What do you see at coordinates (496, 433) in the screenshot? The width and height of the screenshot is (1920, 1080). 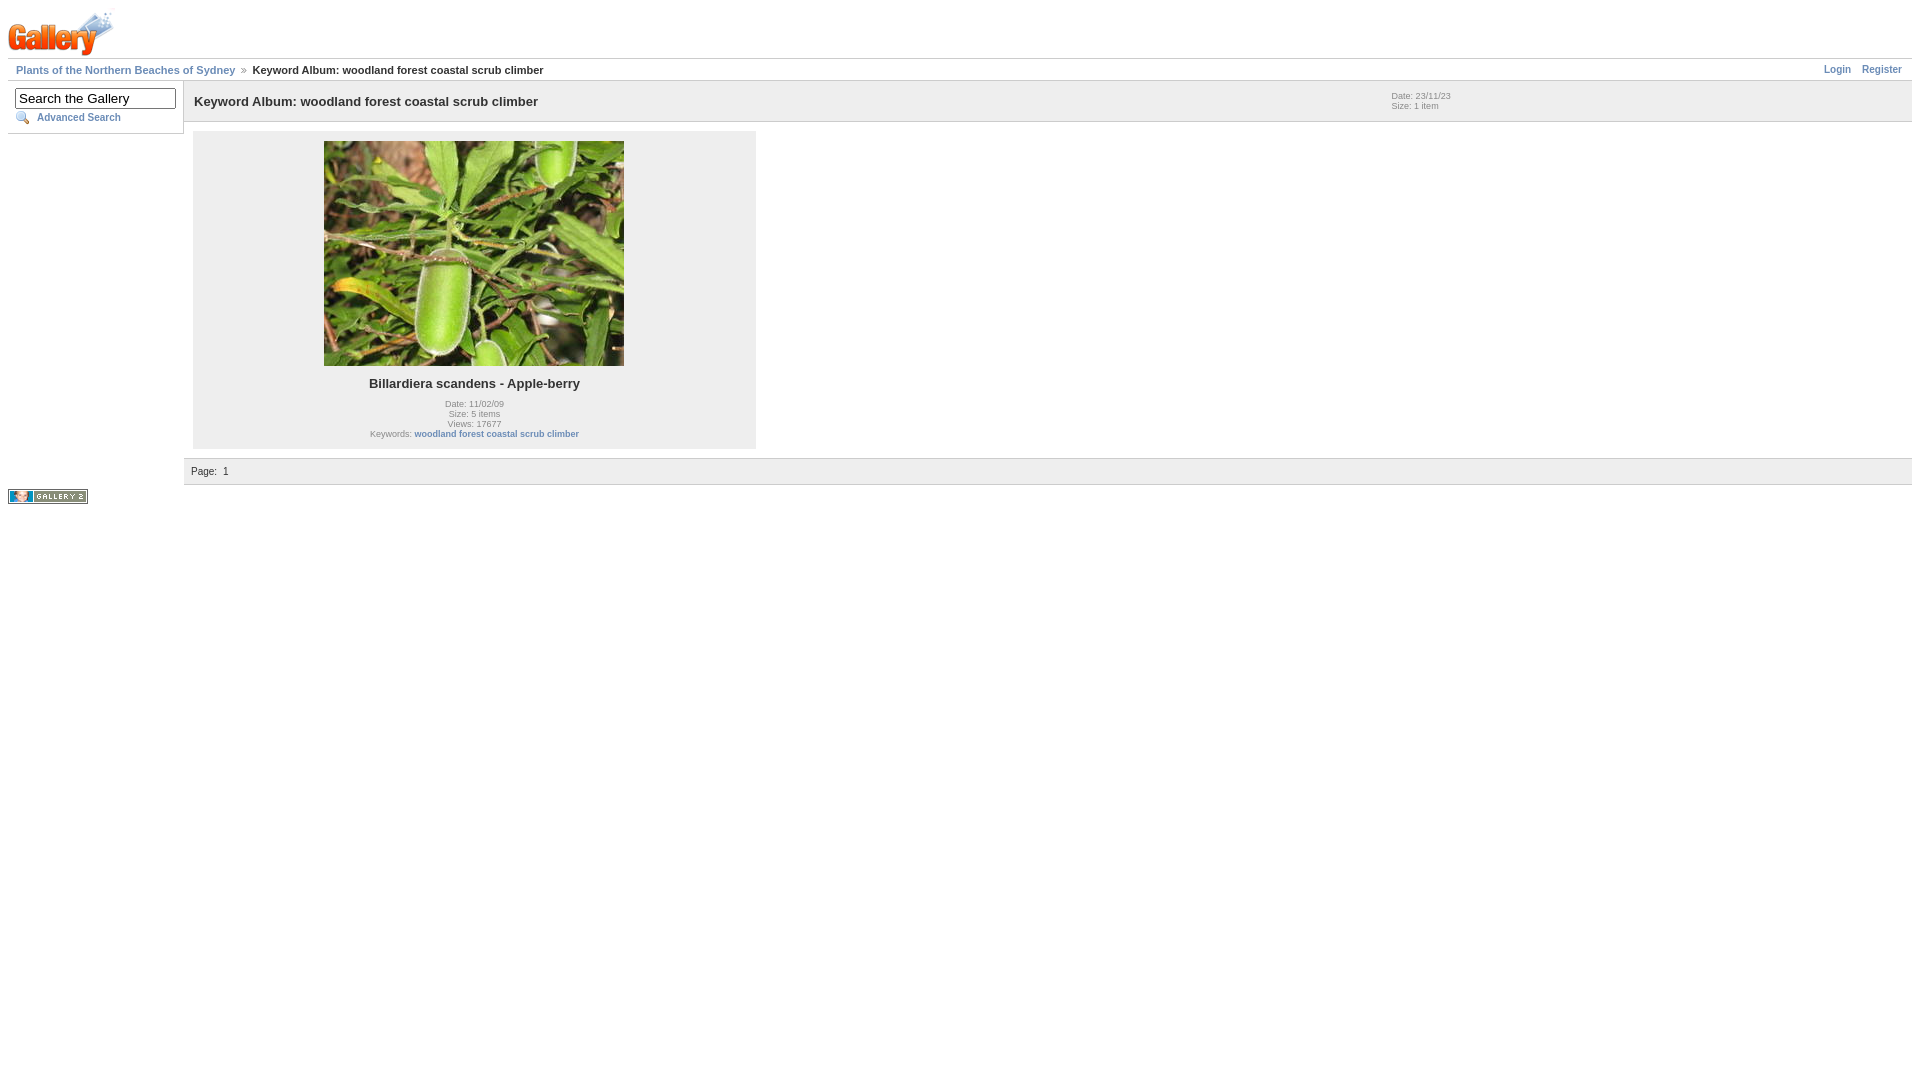 I see `'woodland forest coastal scrub climber'` at bounding box center [496, 433].